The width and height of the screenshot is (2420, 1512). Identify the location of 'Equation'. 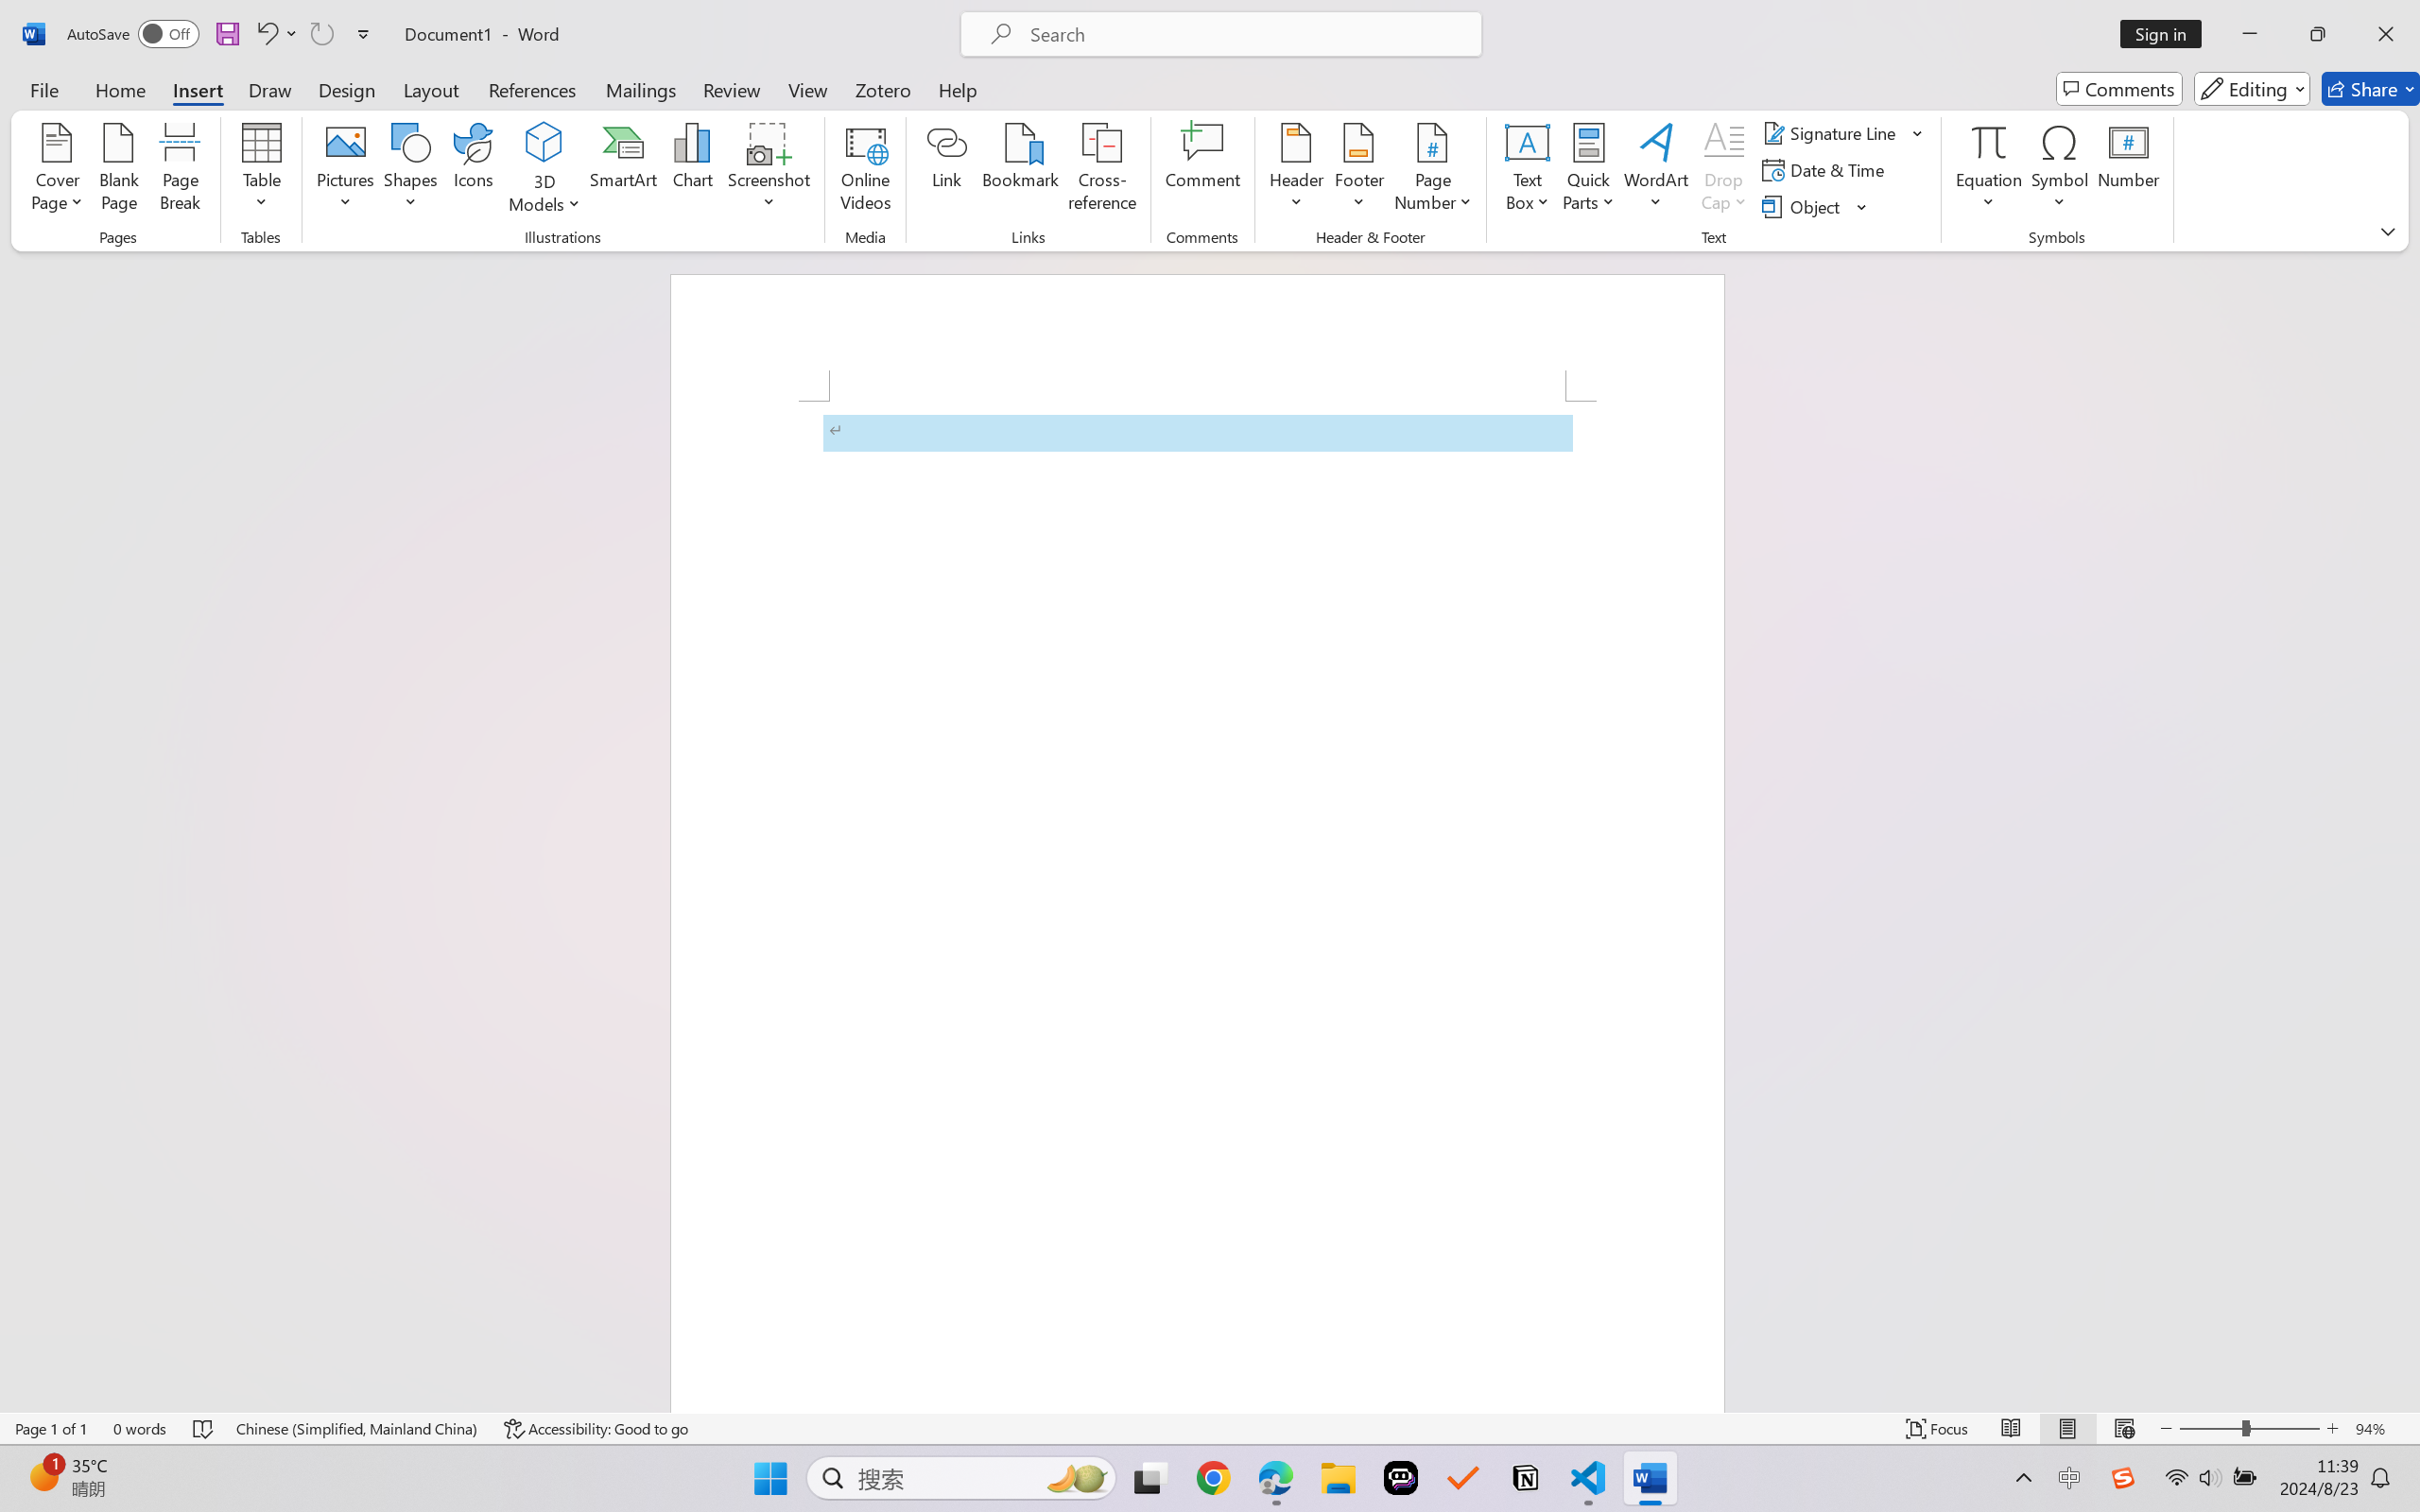
(1988, 170).